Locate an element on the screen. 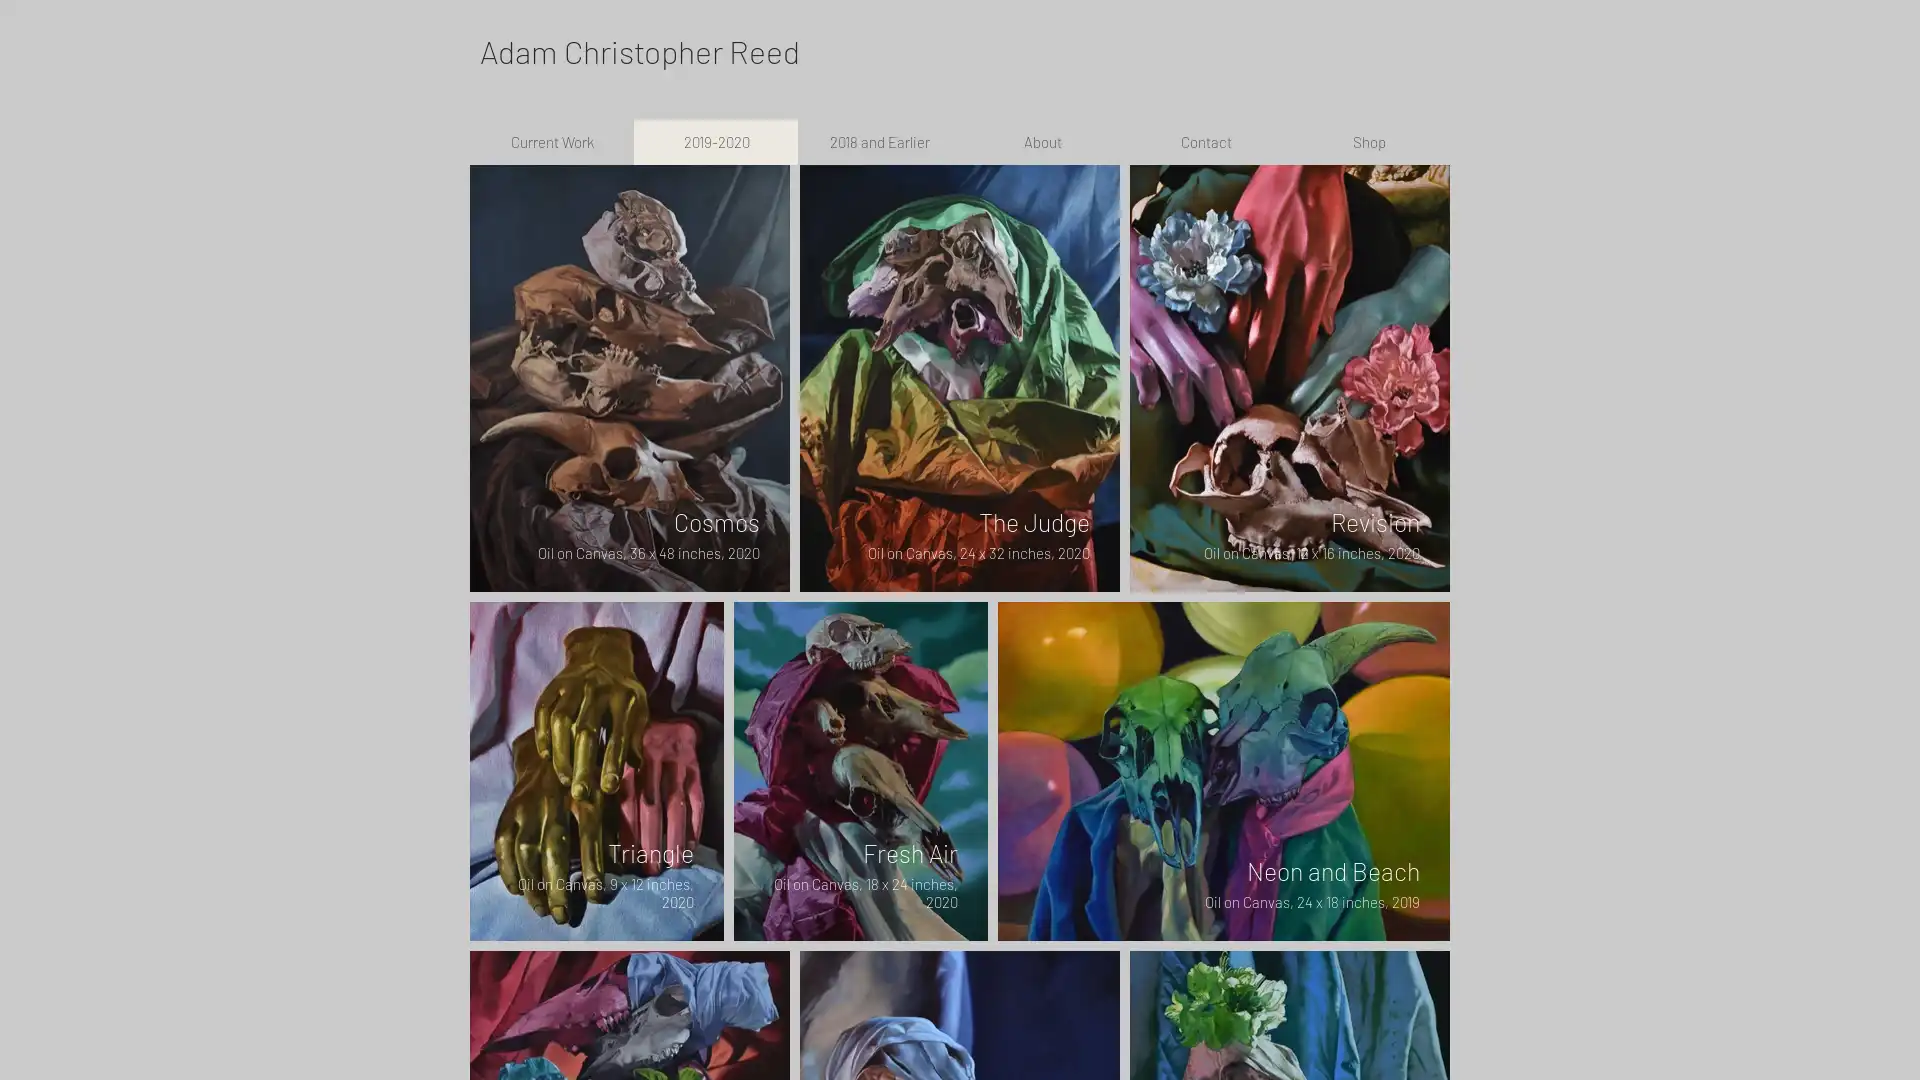  Triangle is located at coordinates (595, 769).